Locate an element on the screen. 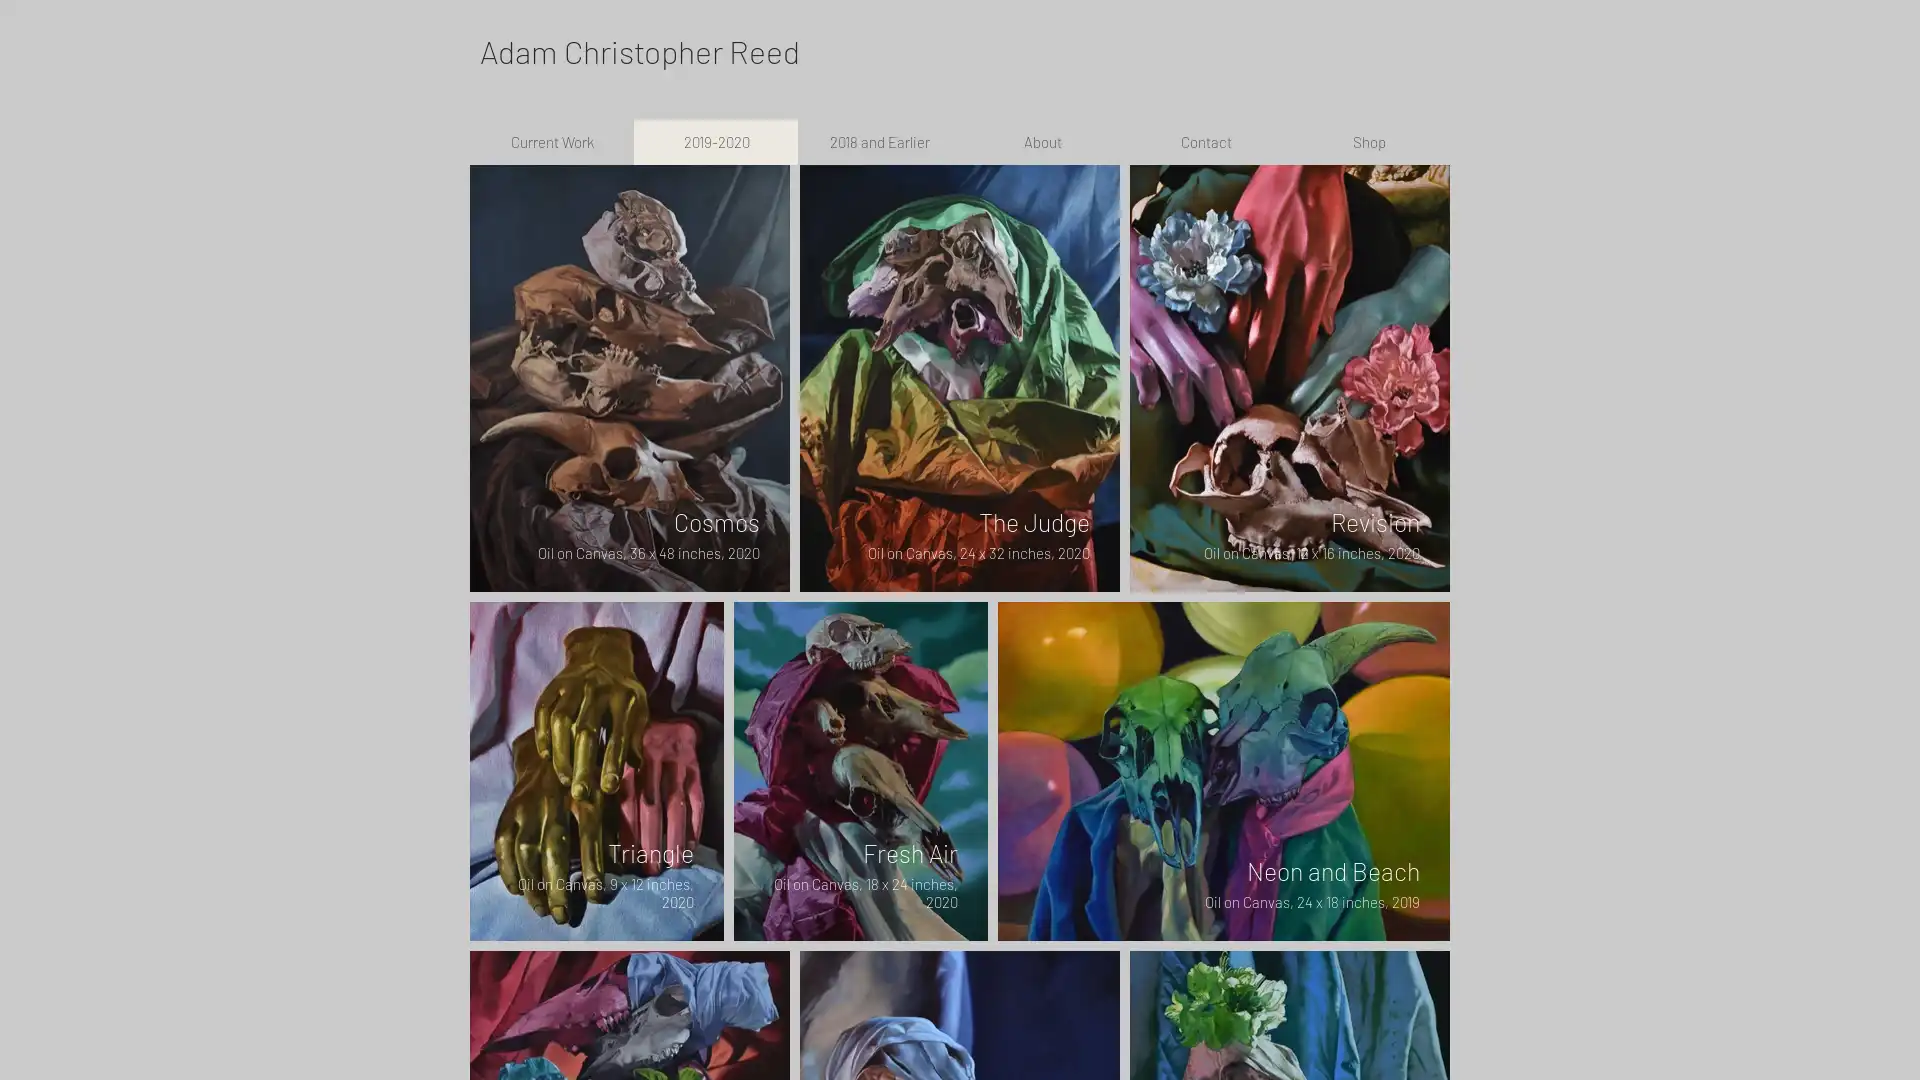  Triangle is located at coordinates (595, 769).